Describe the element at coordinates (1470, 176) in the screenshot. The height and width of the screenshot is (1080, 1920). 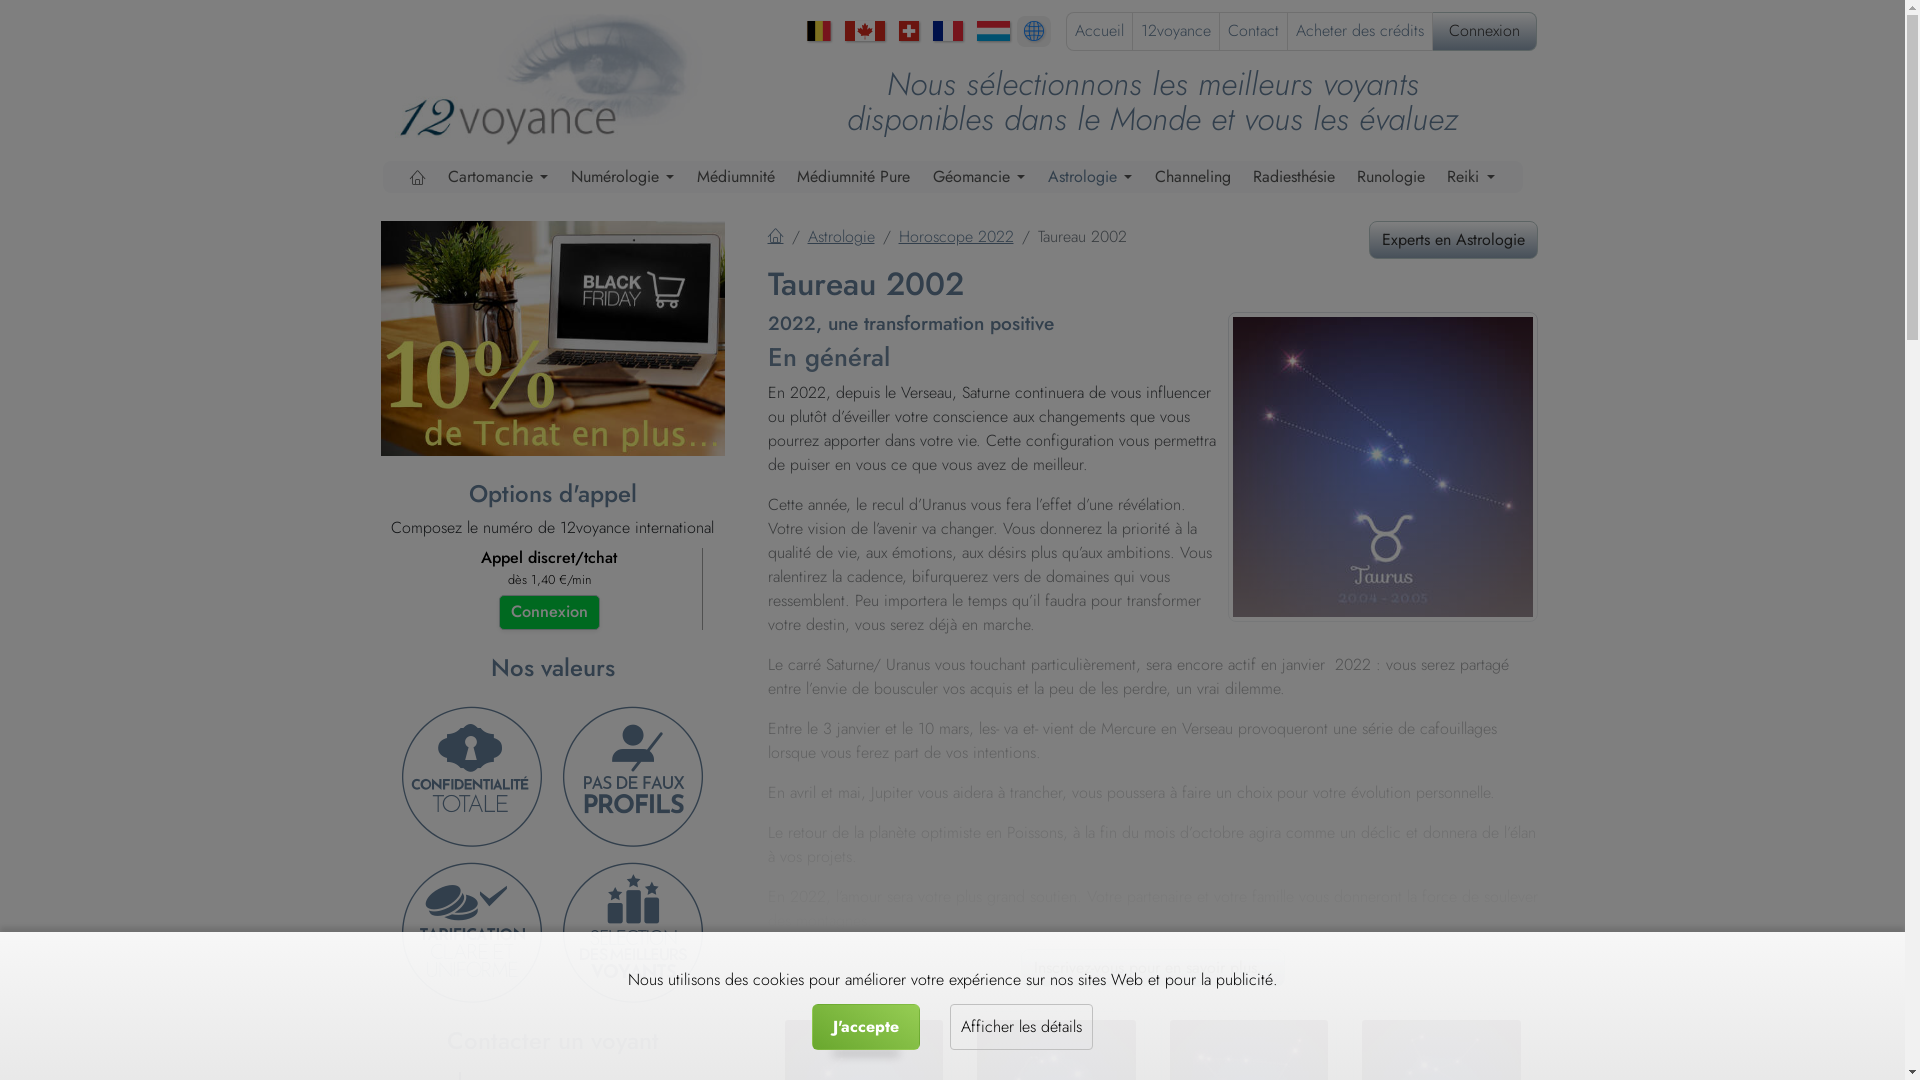
I see `'Reiki'` at that location.